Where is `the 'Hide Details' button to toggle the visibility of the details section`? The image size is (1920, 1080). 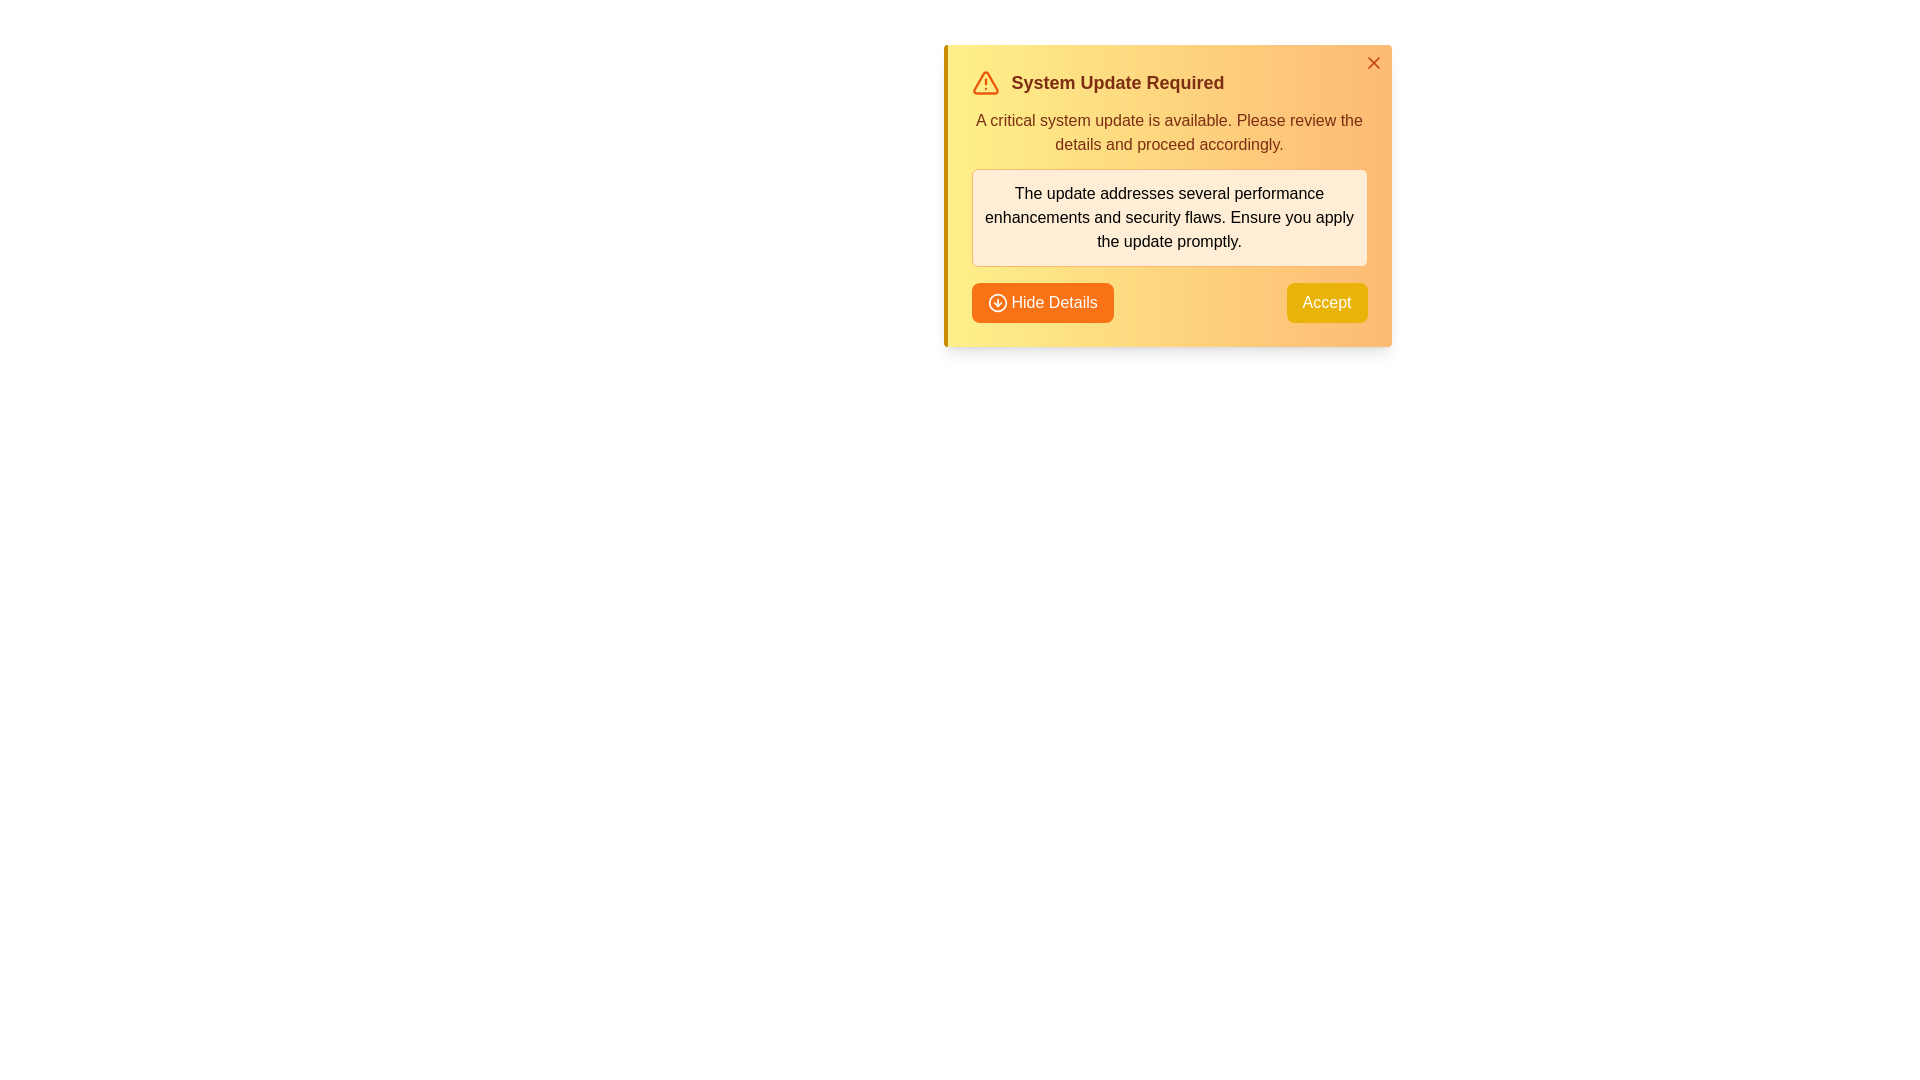
the 'Hide Details' button to toggle the visibility of the details section is located at coordinates (1041, 303).